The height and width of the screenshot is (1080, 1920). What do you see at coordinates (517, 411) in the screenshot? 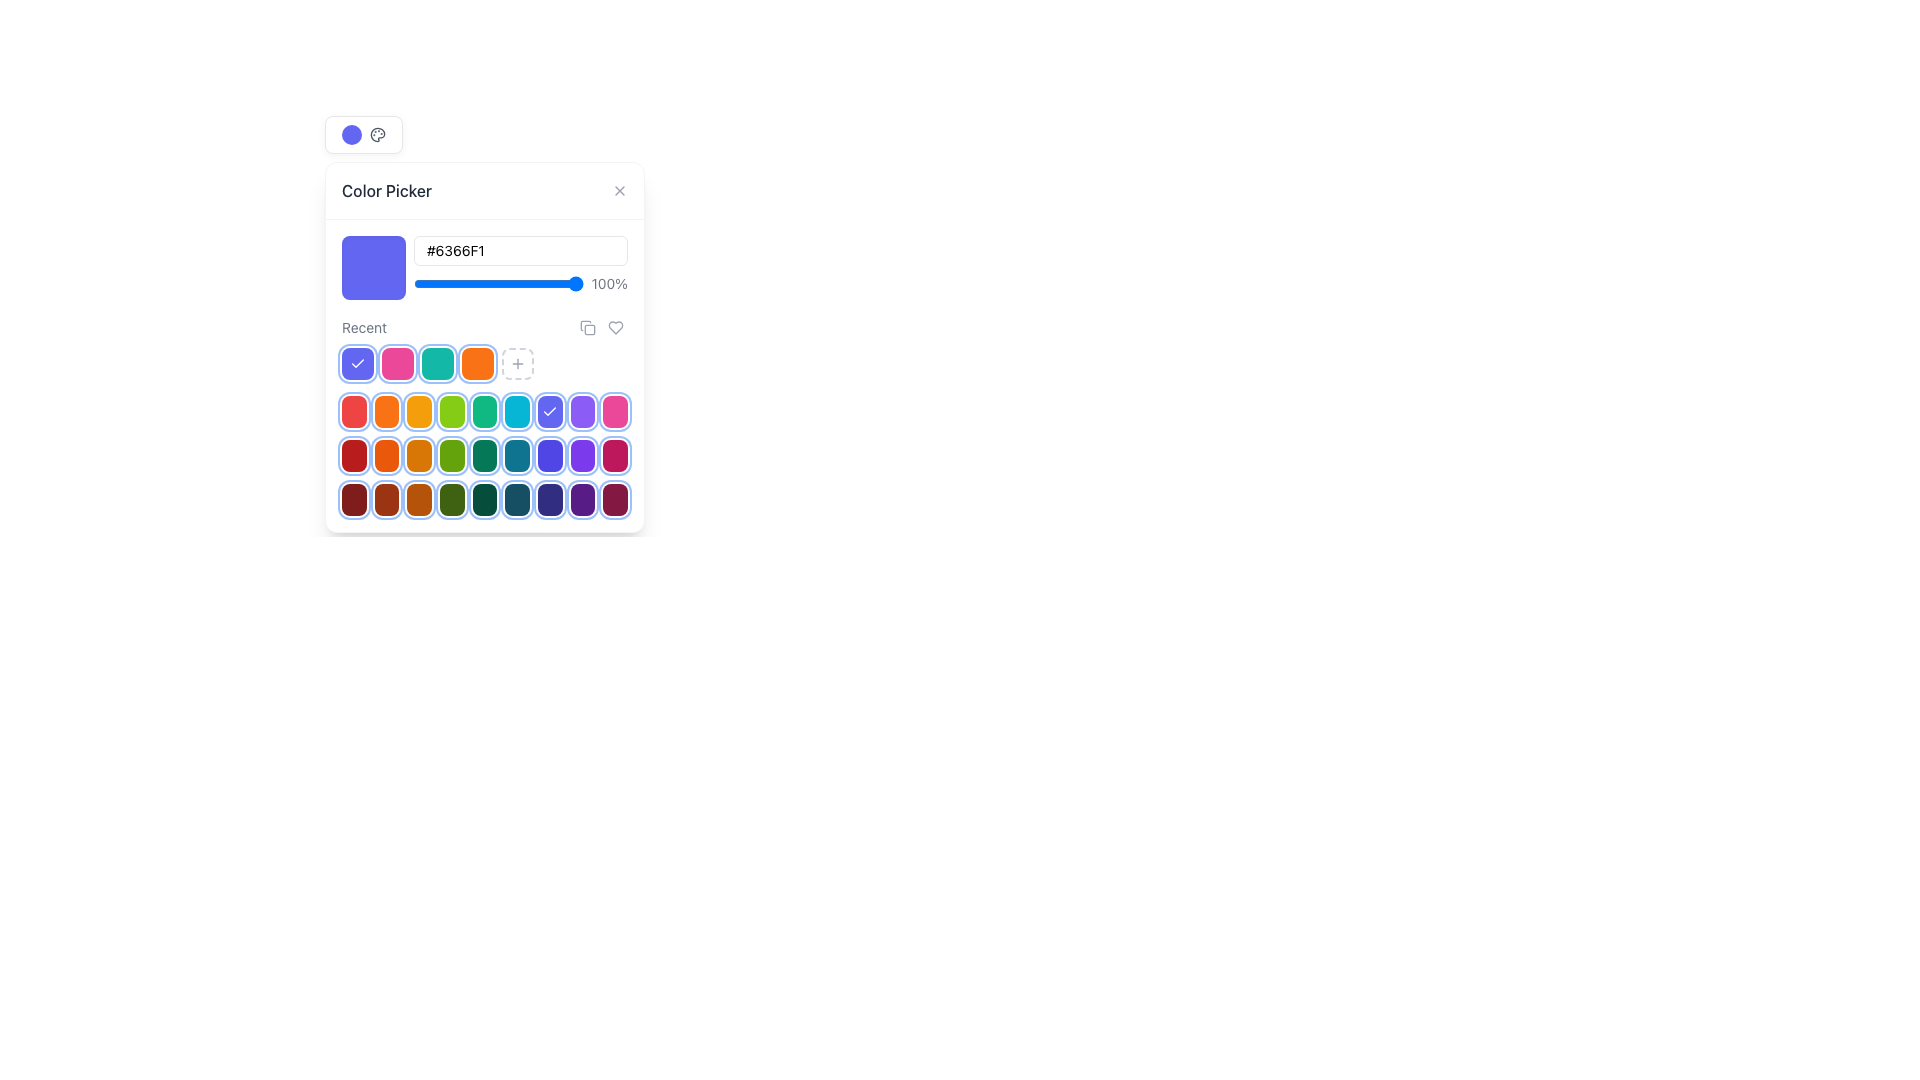
I see `the bright cyan color selection tile, which is the sixth tile in the color palette grid` at bounding box center [517, 411].